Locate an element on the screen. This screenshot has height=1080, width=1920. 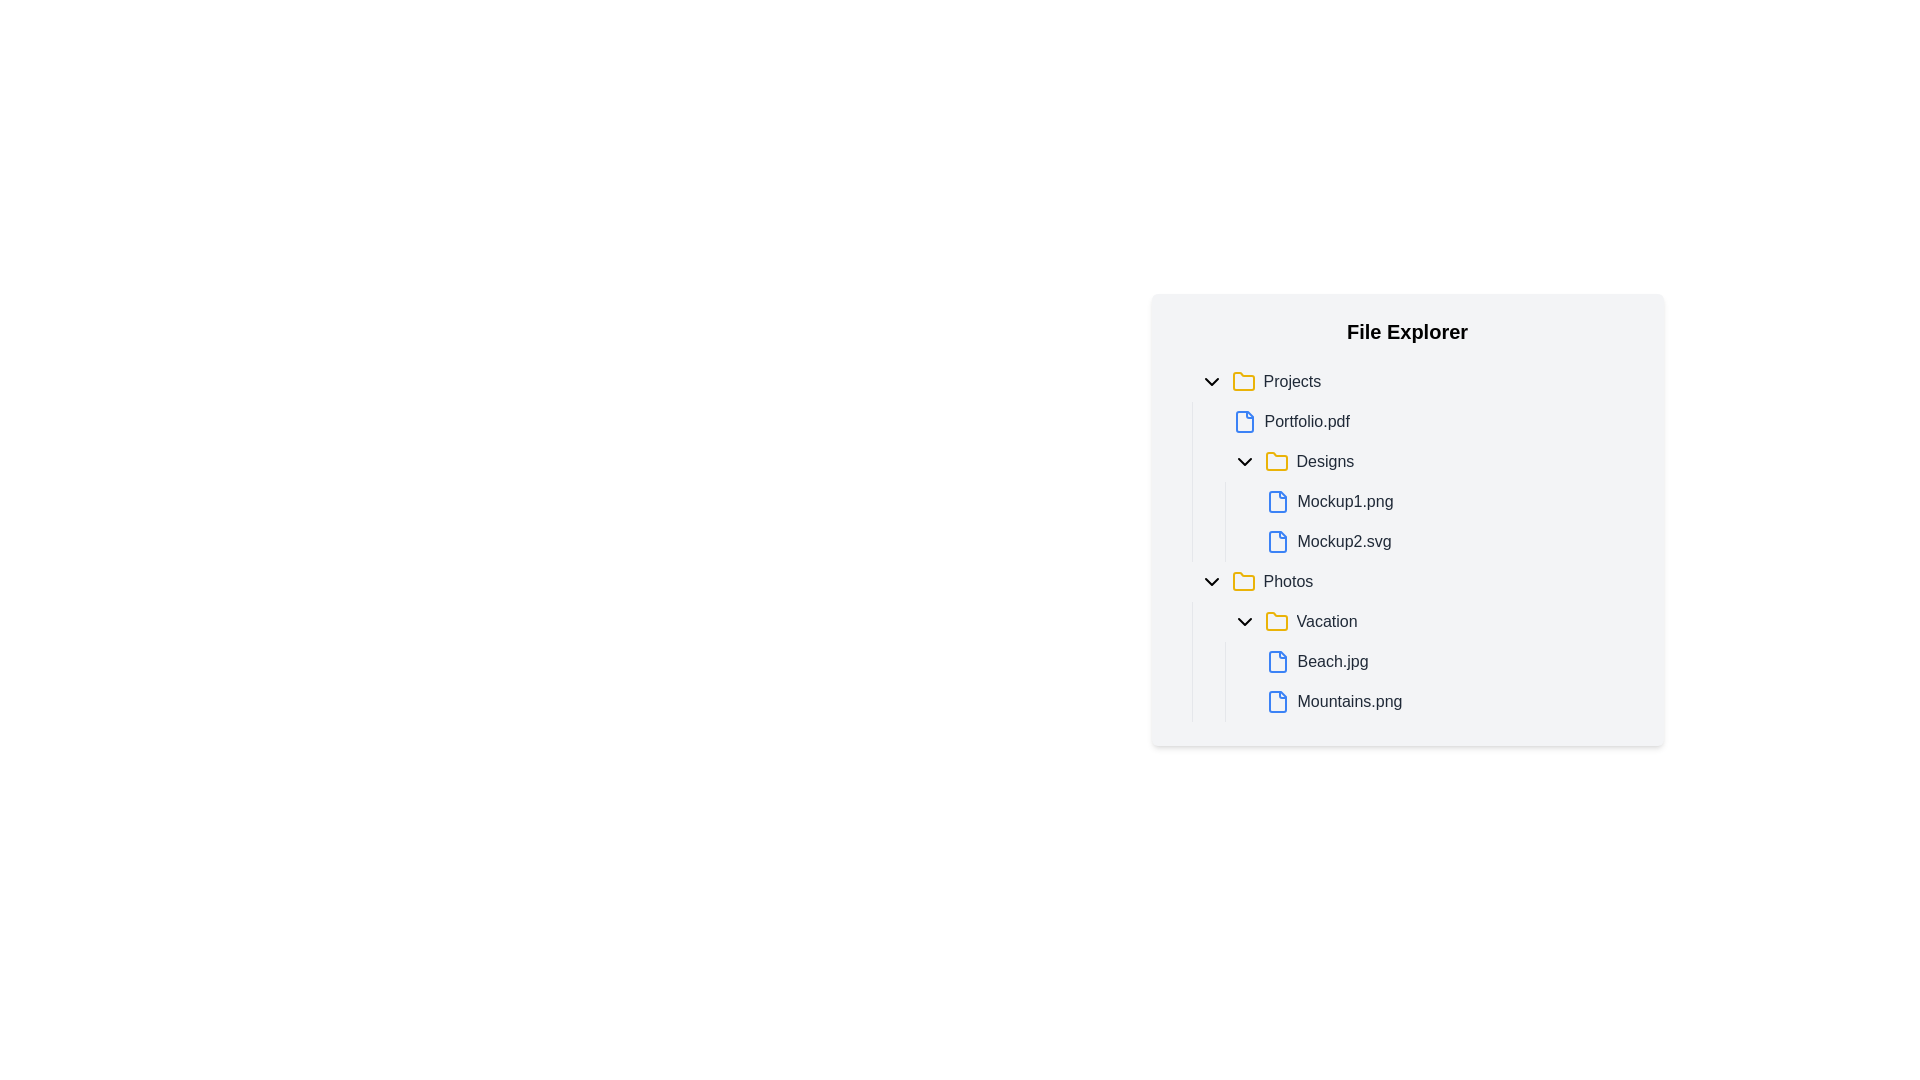
the file icon located in the 'Designs' folder section under the 'Projects' directory in the File Explorer interface, which is the second item from the top is located at coordinates (1276, 500).